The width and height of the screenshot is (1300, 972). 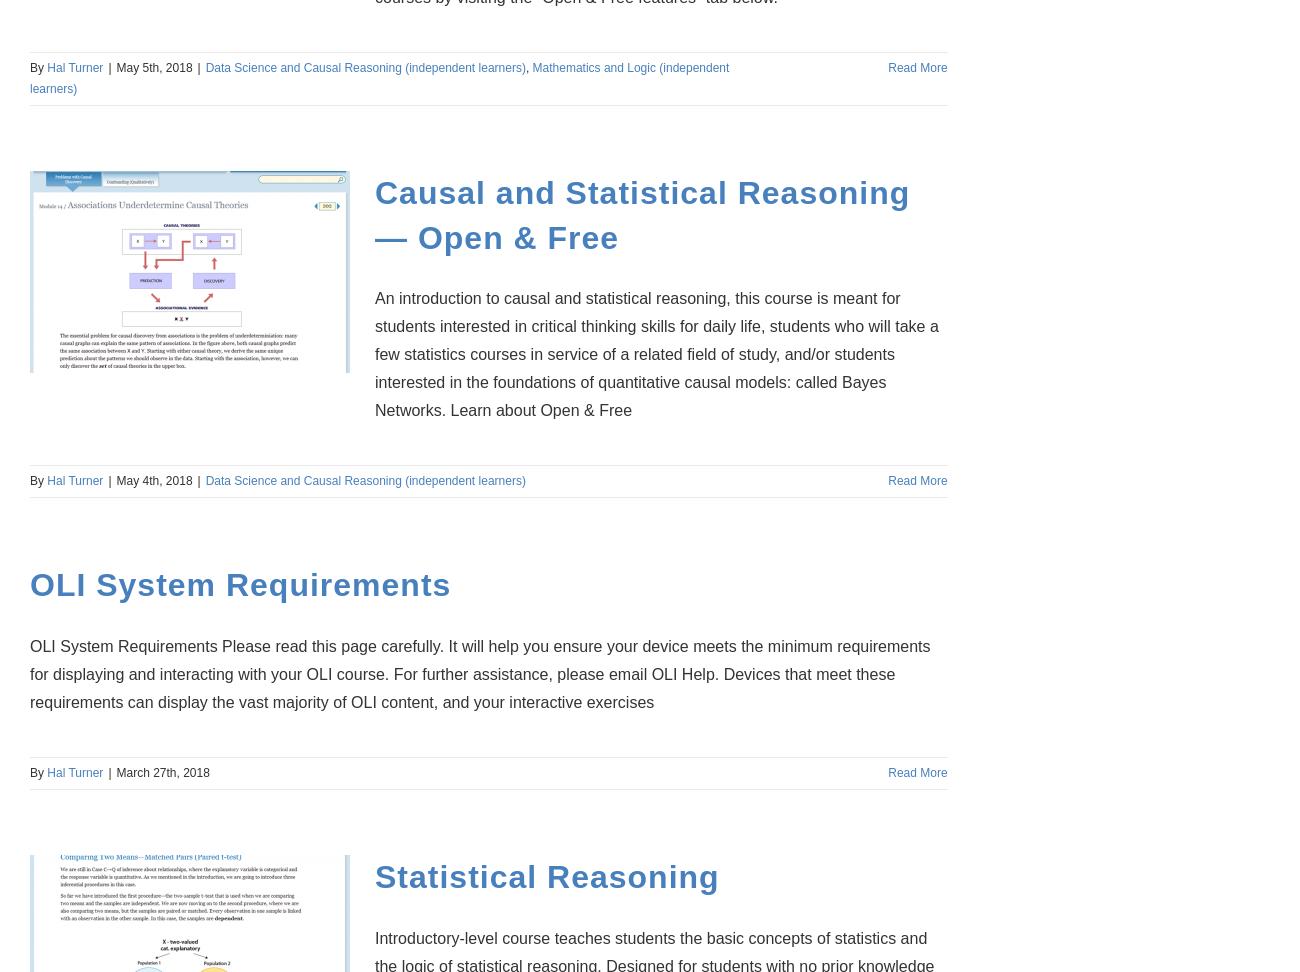 What do you see at coordinates (655, 353) in the screenshot?
I see `'An introduction to causal and statistical reasoning, this course is meant for students interested in critical thinking skills for daily life, students who will take a few statistics courses in service of a related field of study, and/or students interested in the foundations of quantitative causal models: called Bayes Networks. Learn about Open & Free'` at bounding box center [655, 353].